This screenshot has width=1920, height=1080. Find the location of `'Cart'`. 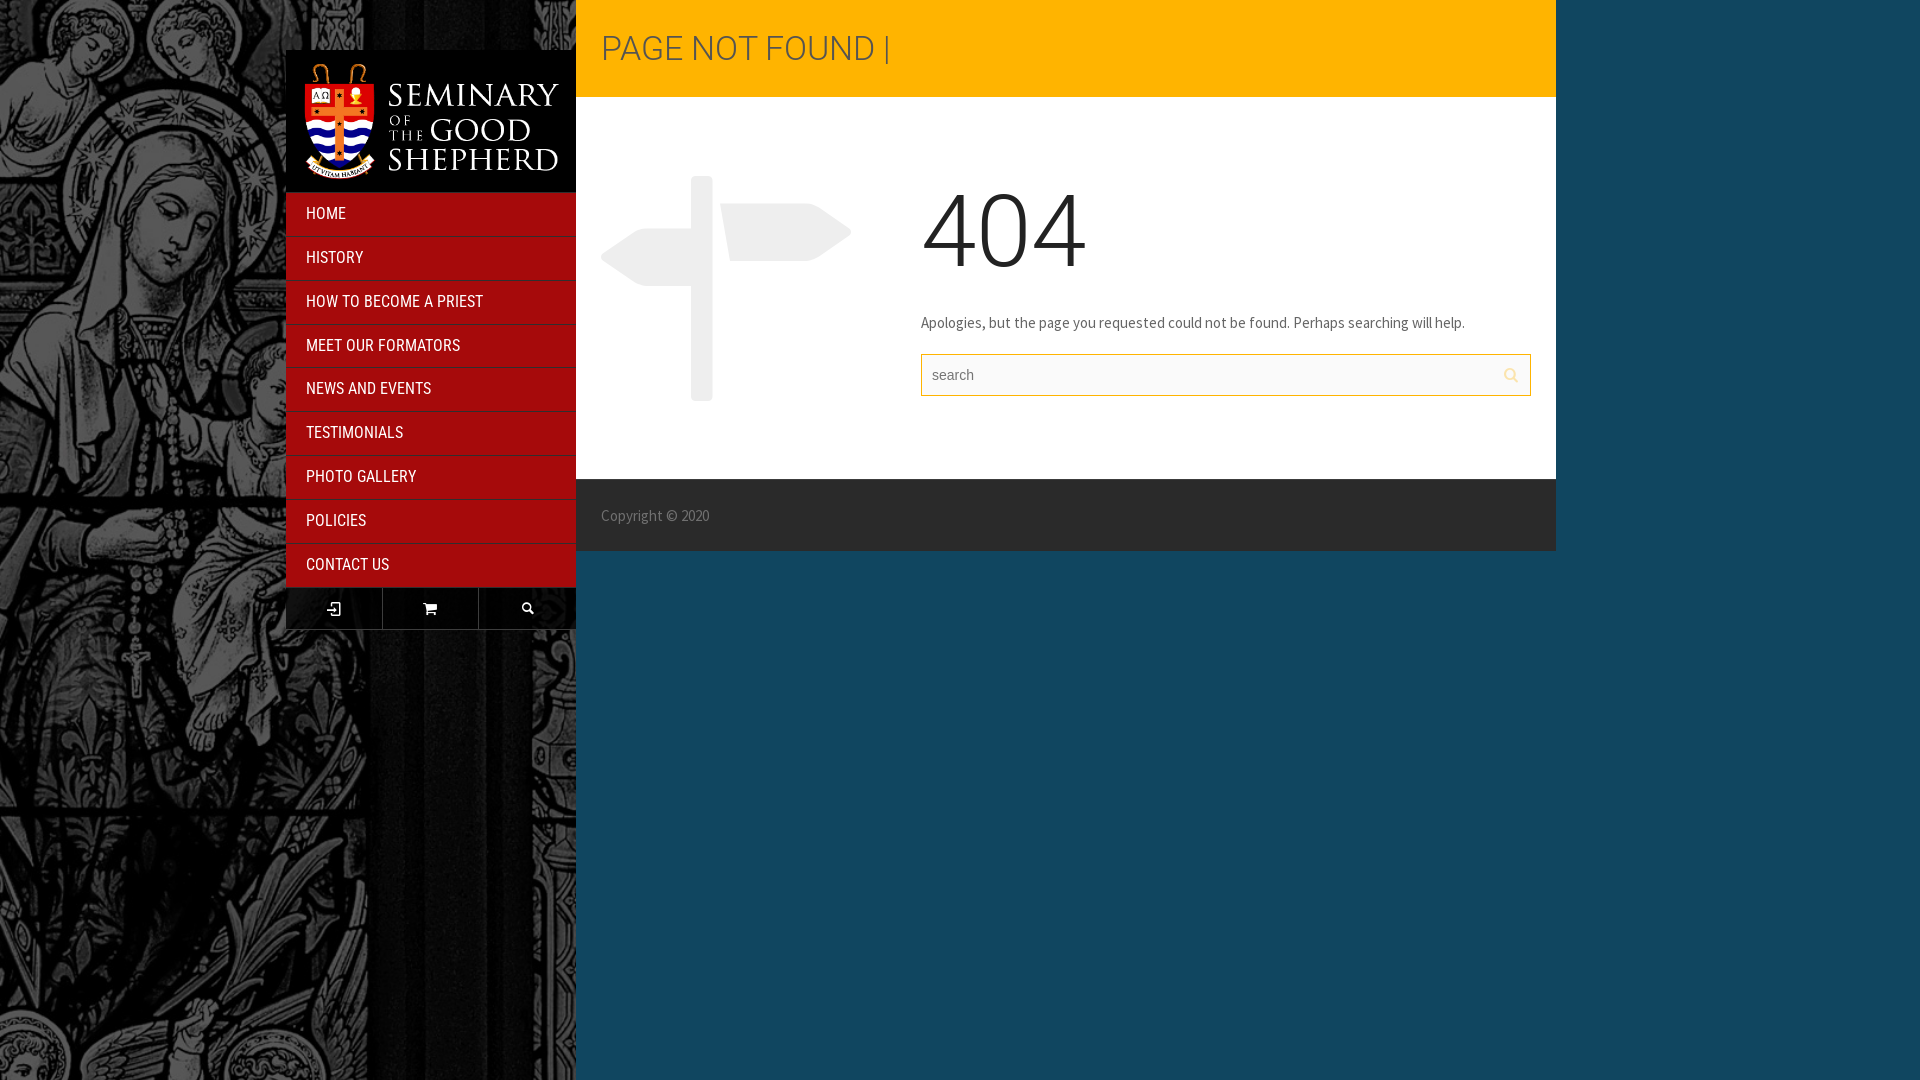

'Cart' is located at coordinates (430, 607).